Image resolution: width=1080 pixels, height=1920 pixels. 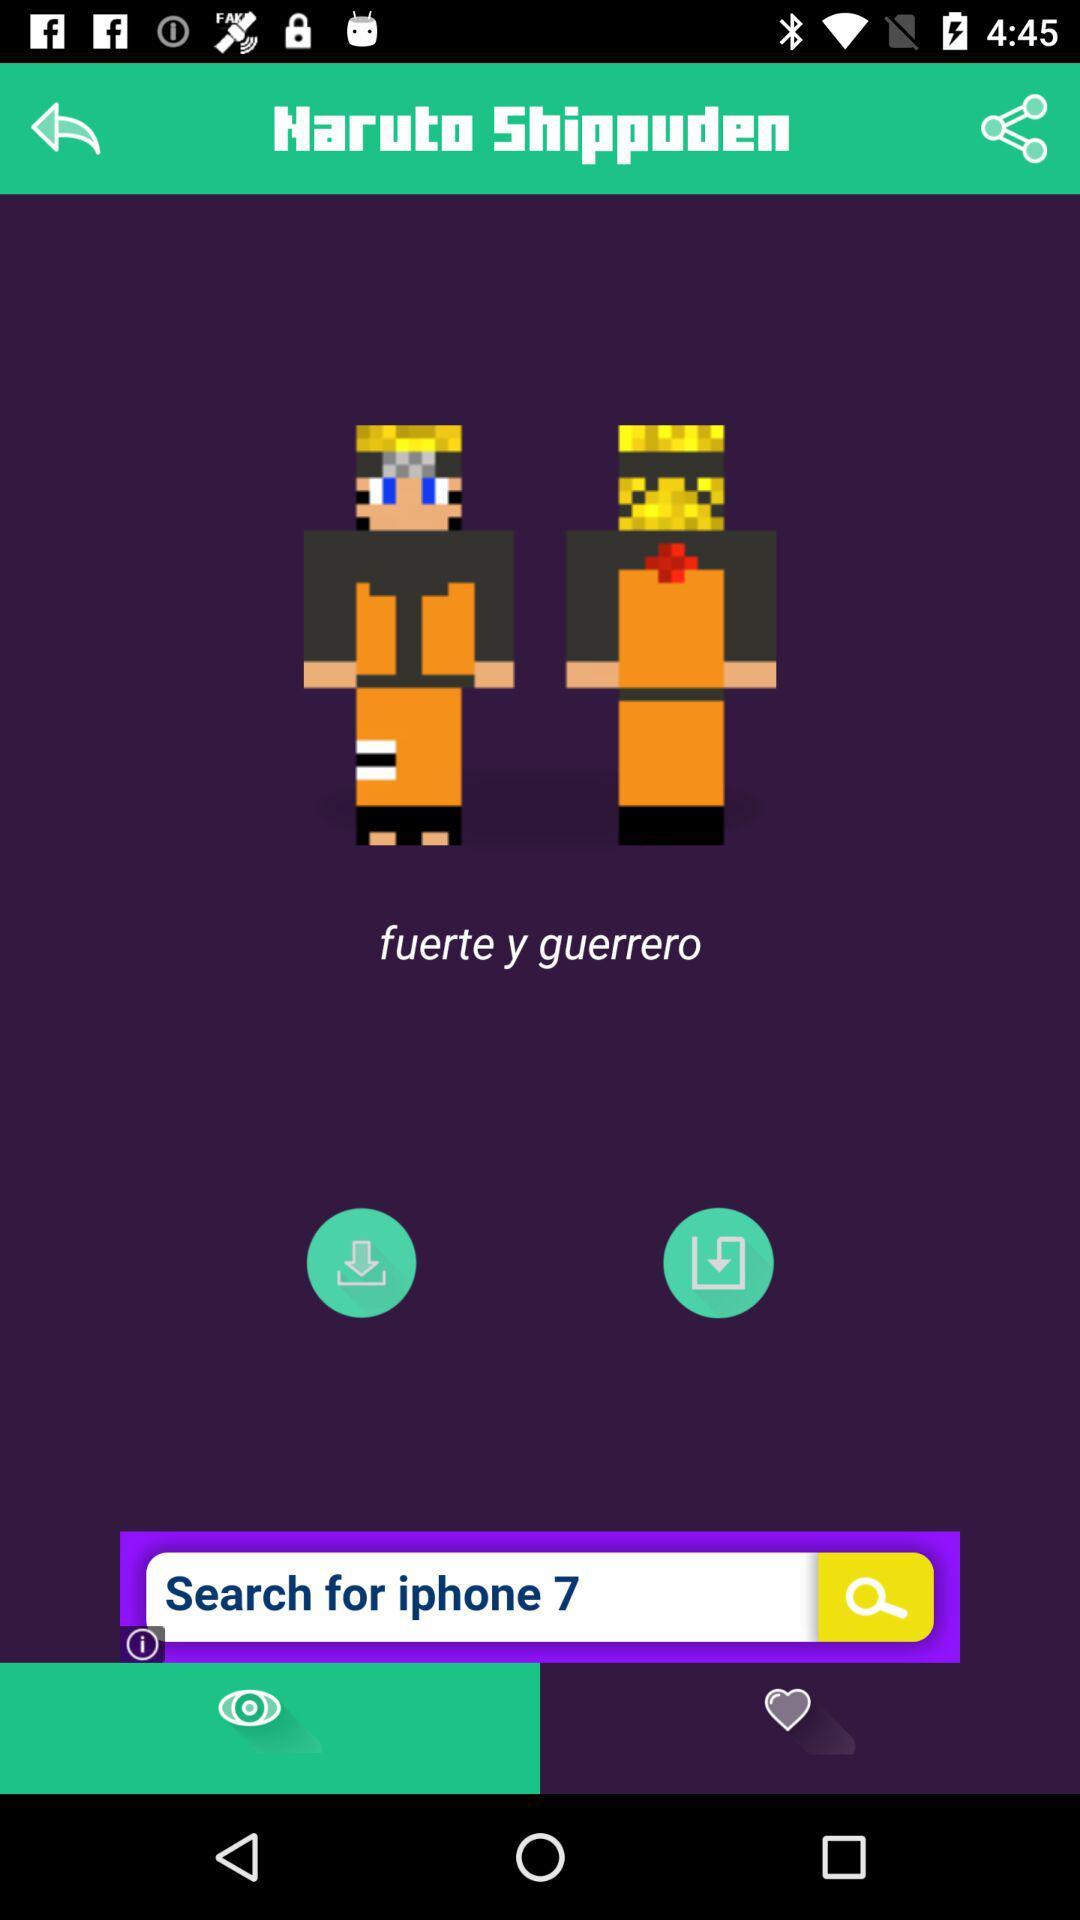 What do you see at coordinates (64, 127) in the screenshot?
I see `the reply icon` at bounding box center [64, 127].